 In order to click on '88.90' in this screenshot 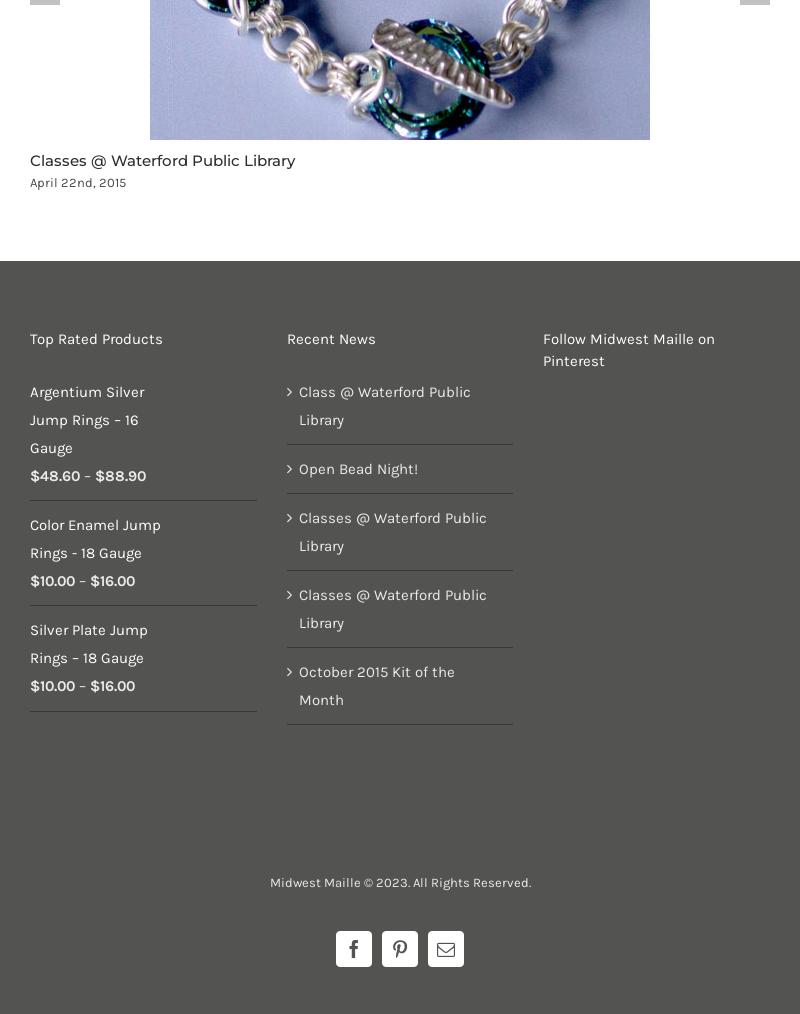, I will do `click(124, 475)`.